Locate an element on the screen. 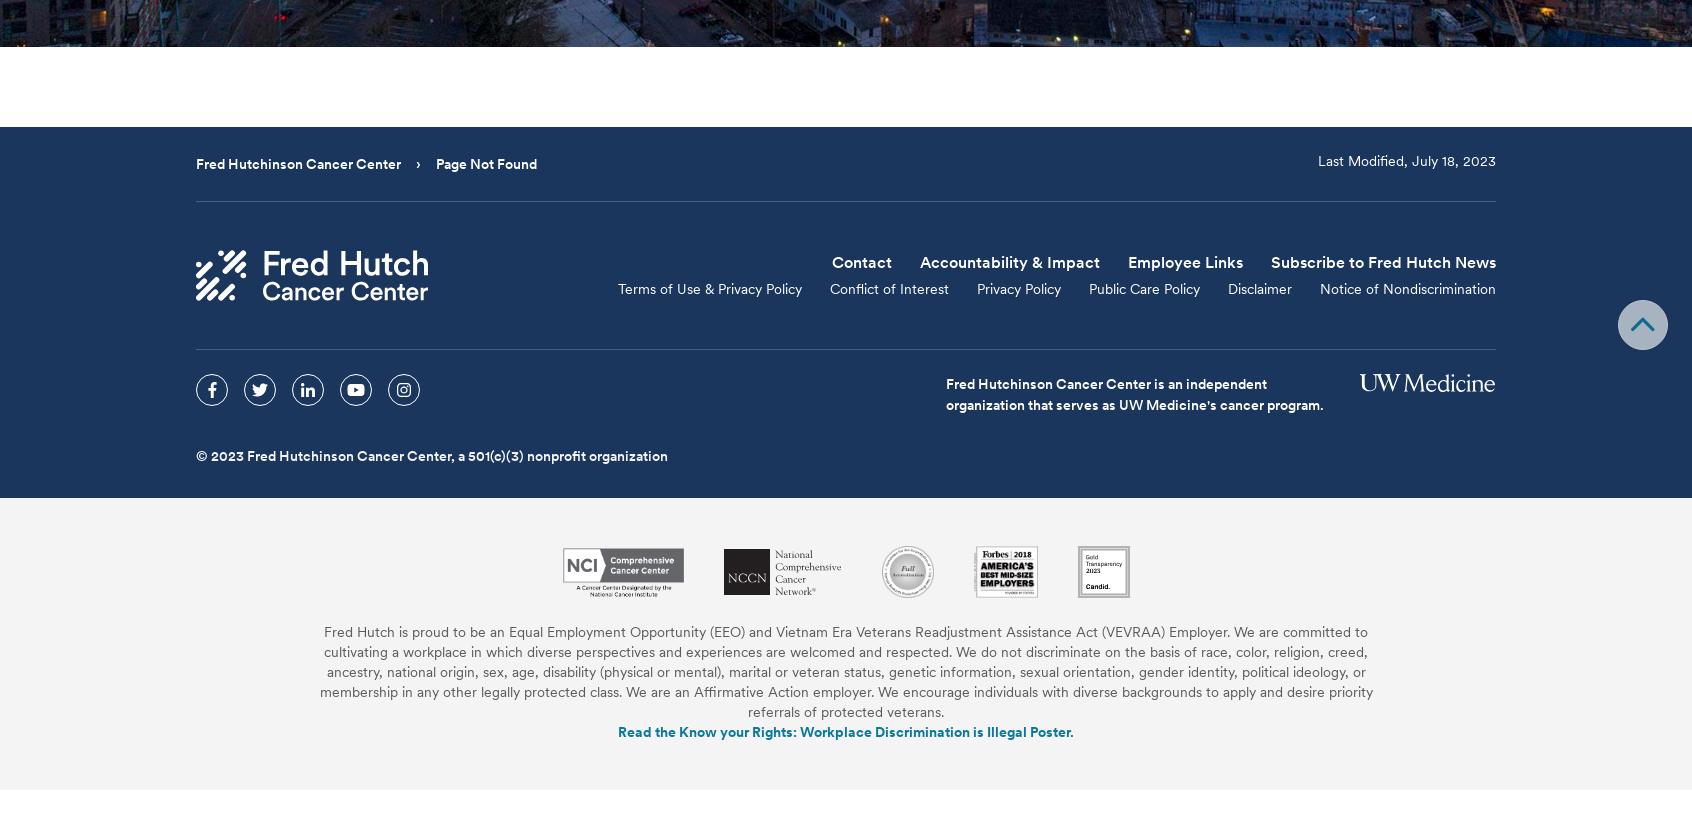 The width and height of the screenshot is (1692, 813). 'Disclaimer' is located at coordinates (1260, 288).